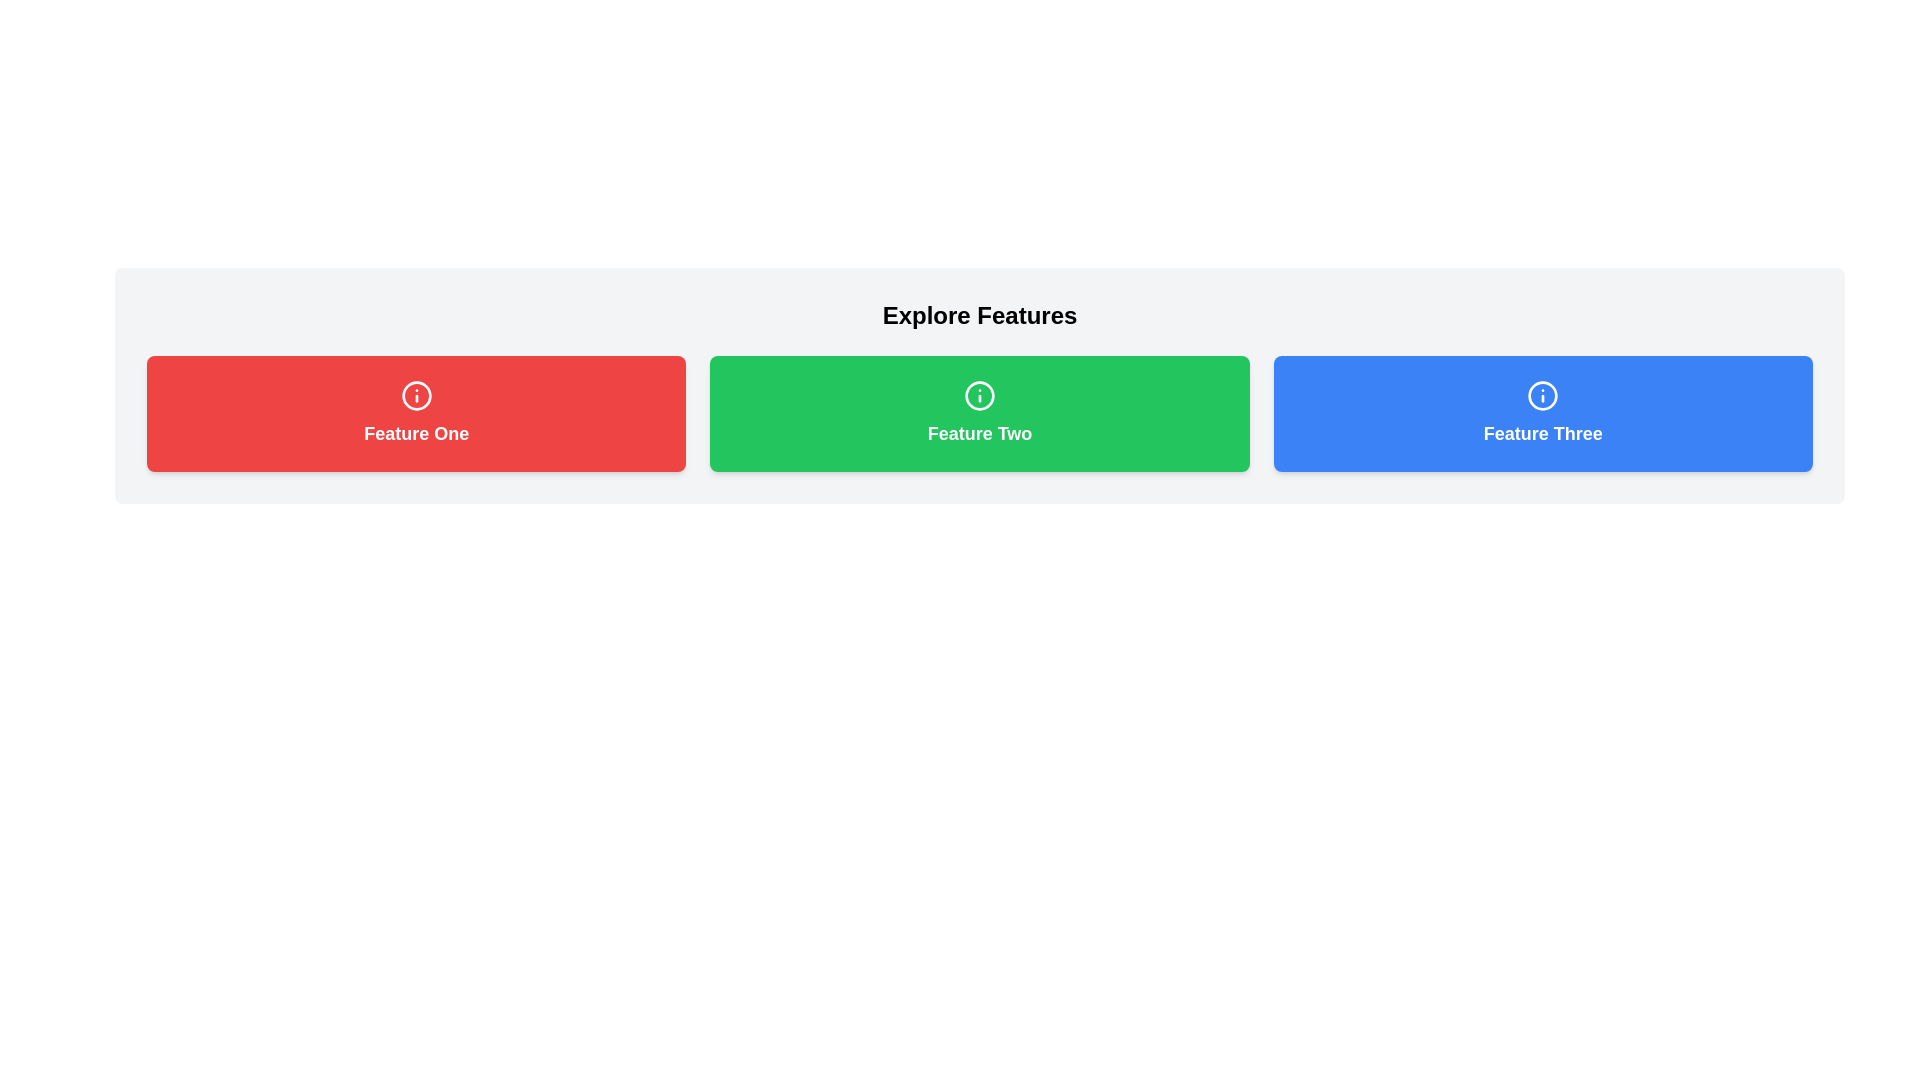 The image size is (1920, 1080). What do you see at coordinates (1542, 396) in the screenshot?
I see `the information/help icon located at the top-center of the blue card labeled 'Feature Three', which is the right-most card among three horizontally aligned cards` at bounding box center [1542, 396].